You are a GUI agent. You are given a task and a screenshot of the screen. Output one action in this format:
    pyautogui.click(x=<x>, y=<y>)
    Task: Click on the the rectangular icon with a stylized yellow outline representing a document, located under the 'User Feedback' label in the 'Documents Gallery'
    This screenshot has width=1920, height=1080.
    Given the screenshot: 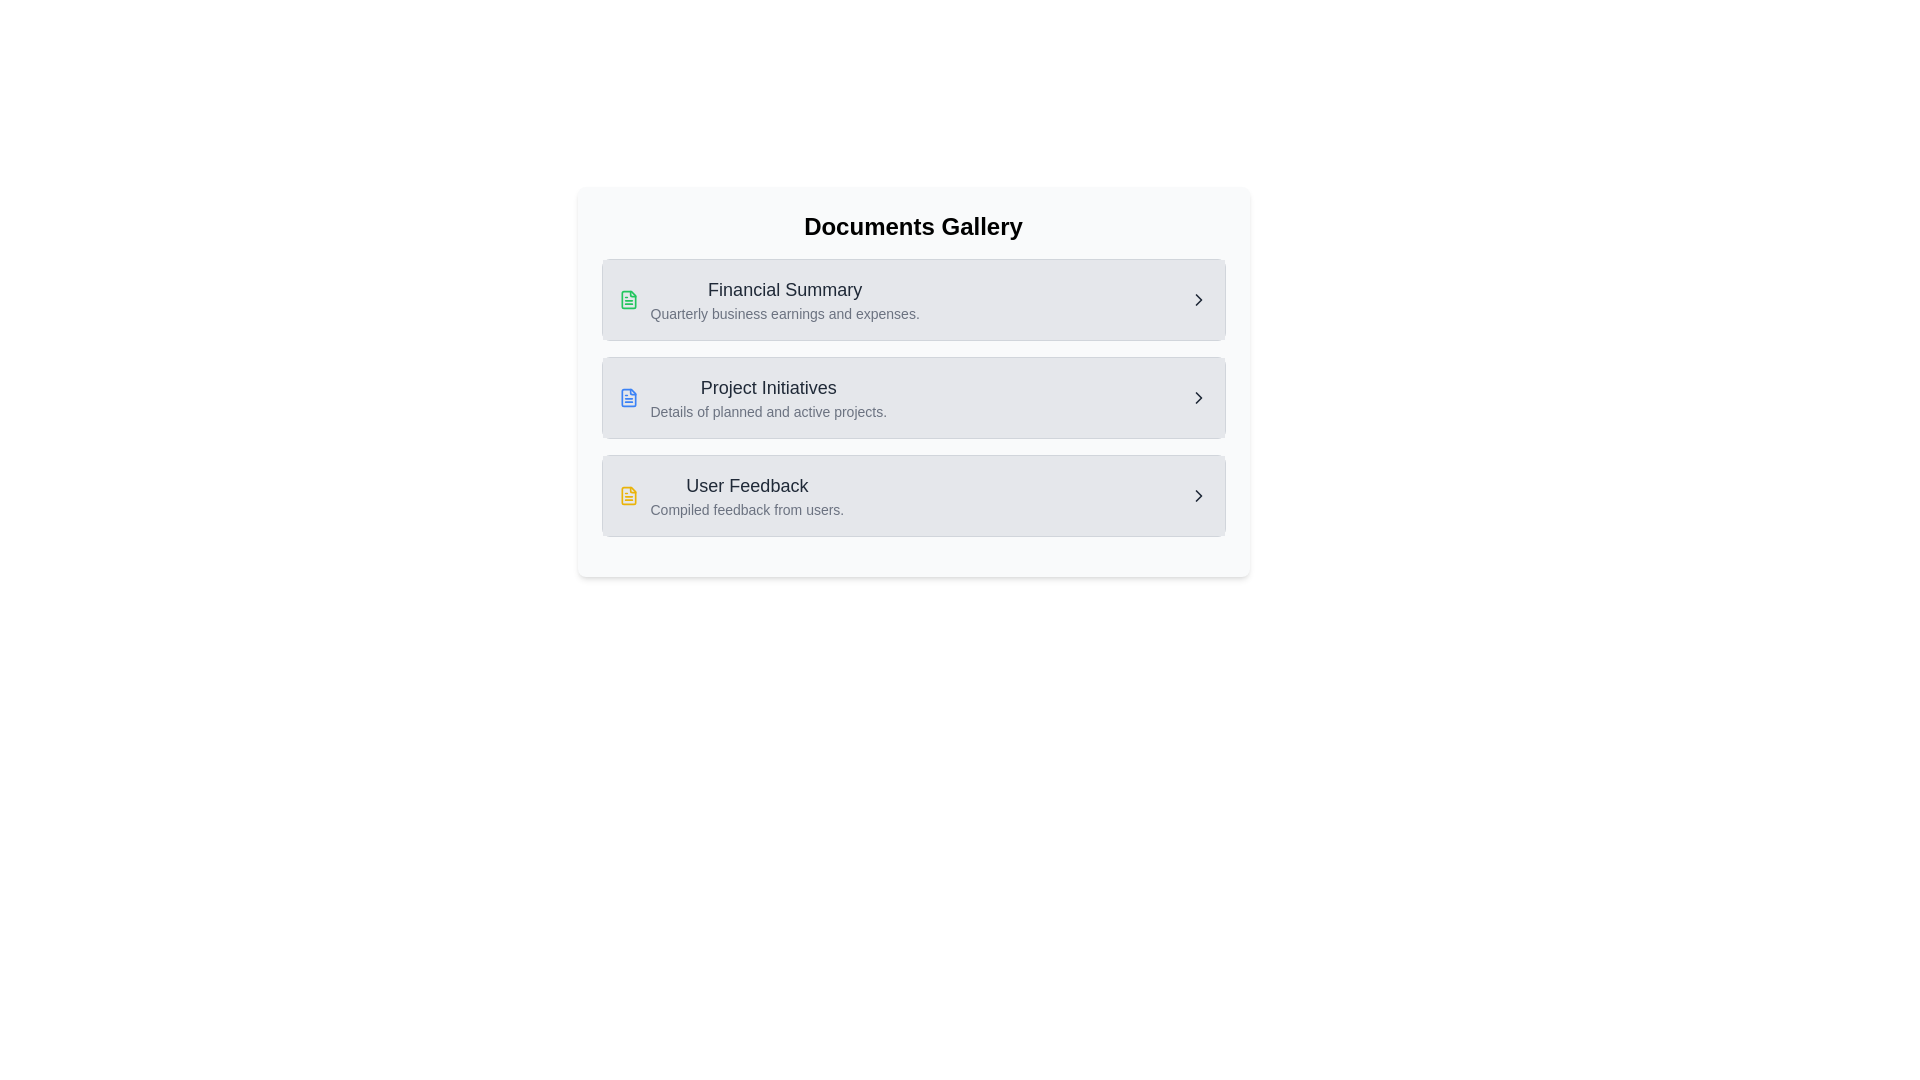 What is the action you would take?
    pyautogui.click(x=627, y=495)
    